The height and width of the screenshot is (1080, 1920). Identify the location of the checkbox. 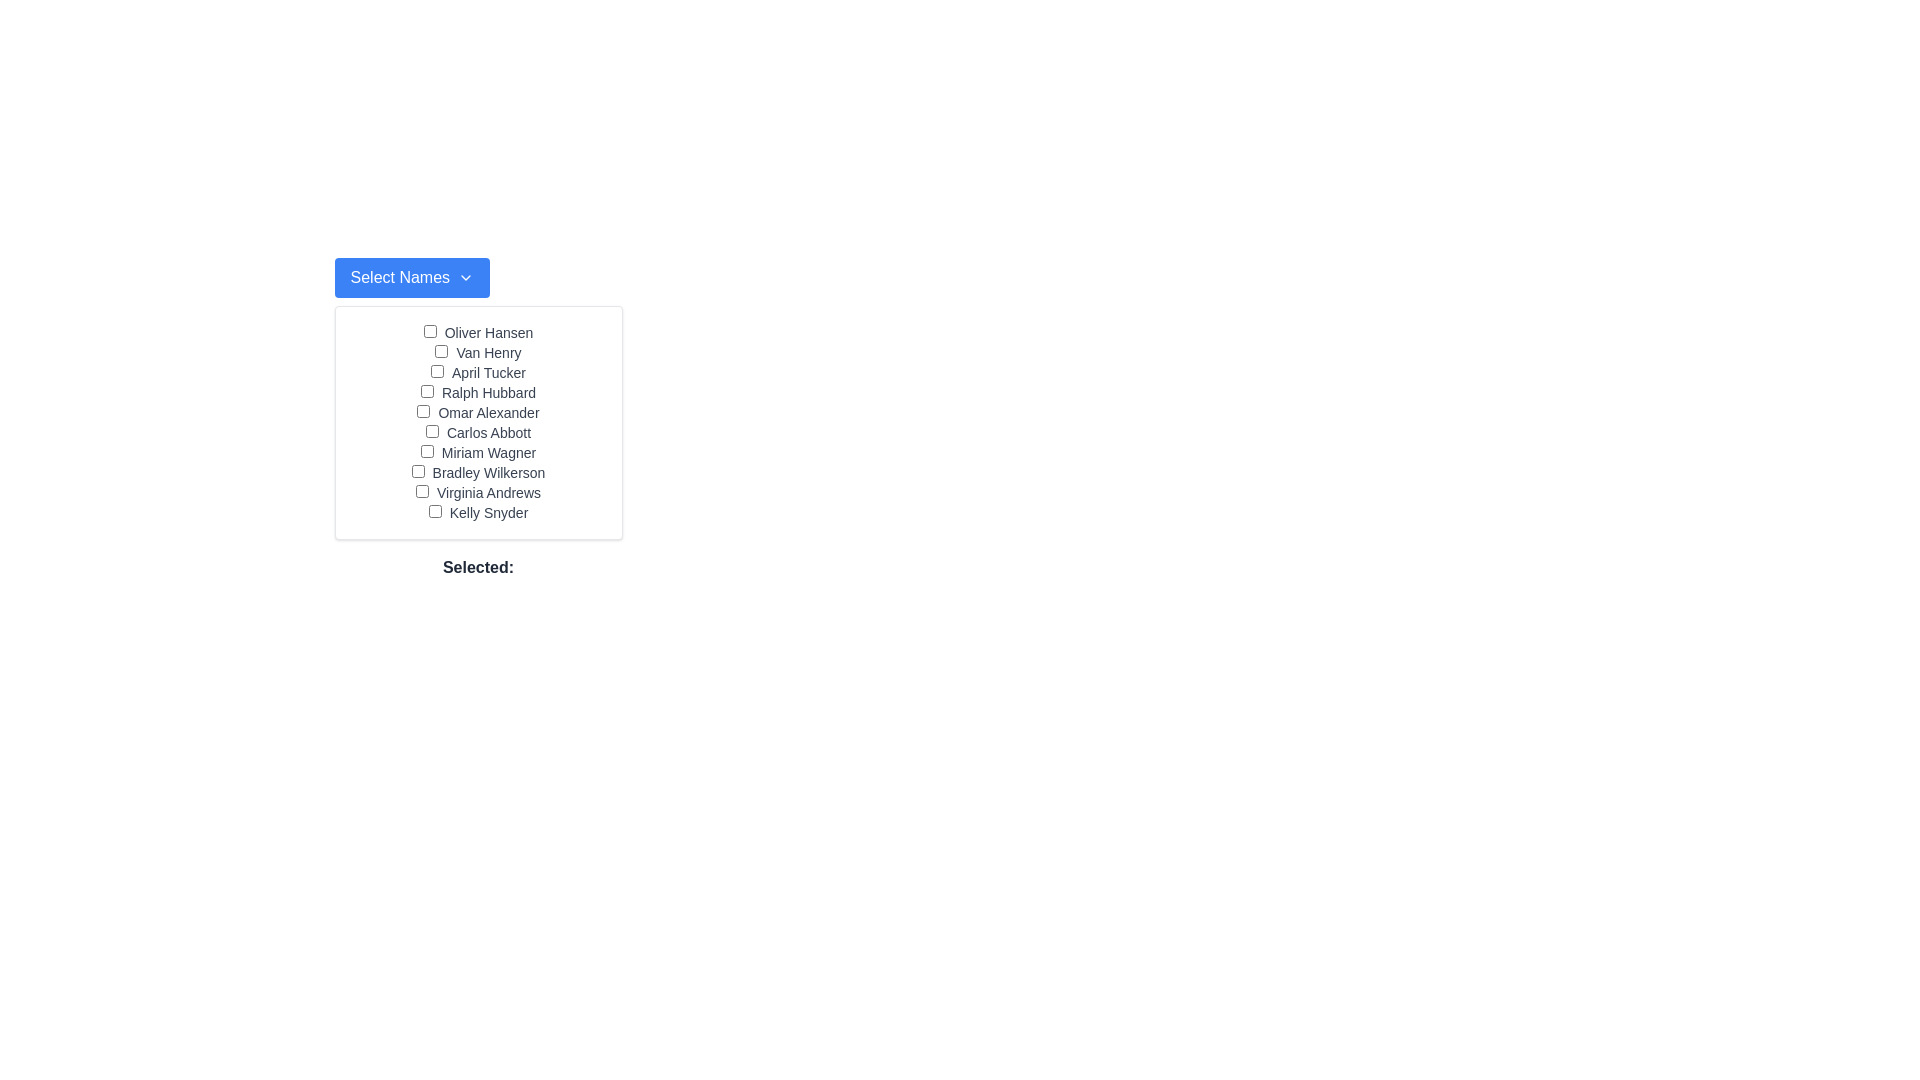
(477, 431).